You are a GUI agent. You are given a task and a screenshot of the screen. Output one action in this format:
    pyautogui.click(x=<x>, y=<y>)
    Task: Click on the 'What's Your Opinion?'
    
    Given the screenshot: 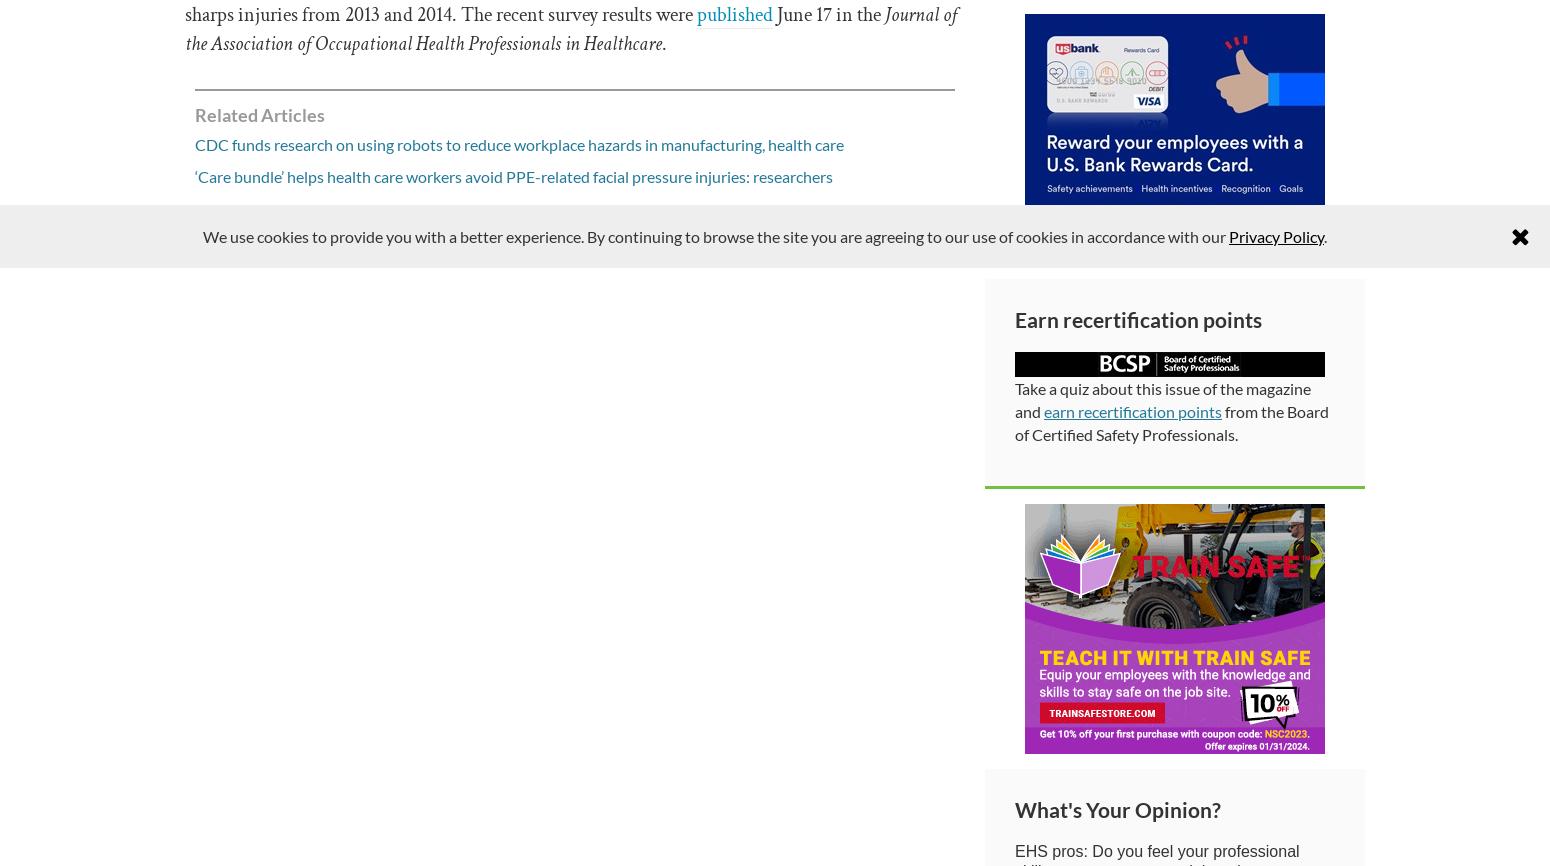 What is the action you would take?
    pyautogui.click(x=1014, y=808)
    